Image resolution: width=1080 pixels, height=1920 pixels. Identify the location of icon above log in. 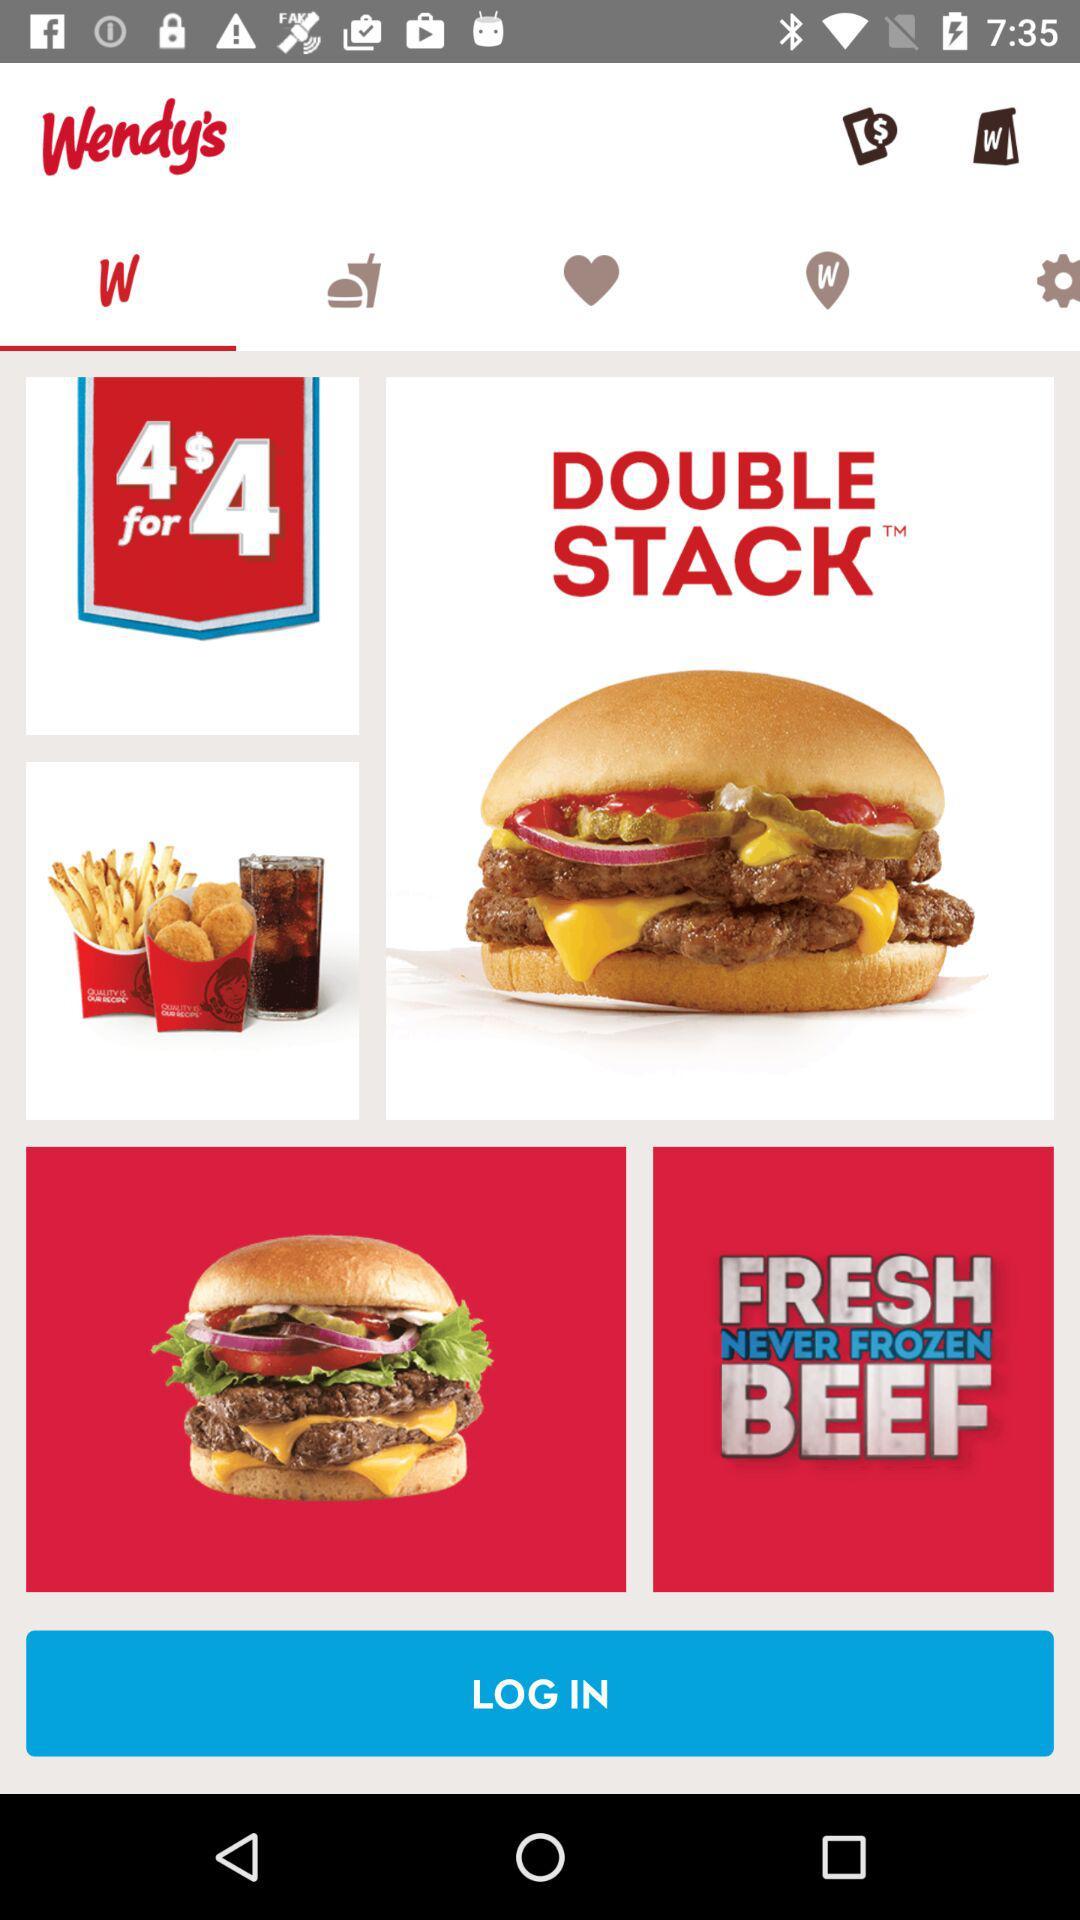
(853, 1368).